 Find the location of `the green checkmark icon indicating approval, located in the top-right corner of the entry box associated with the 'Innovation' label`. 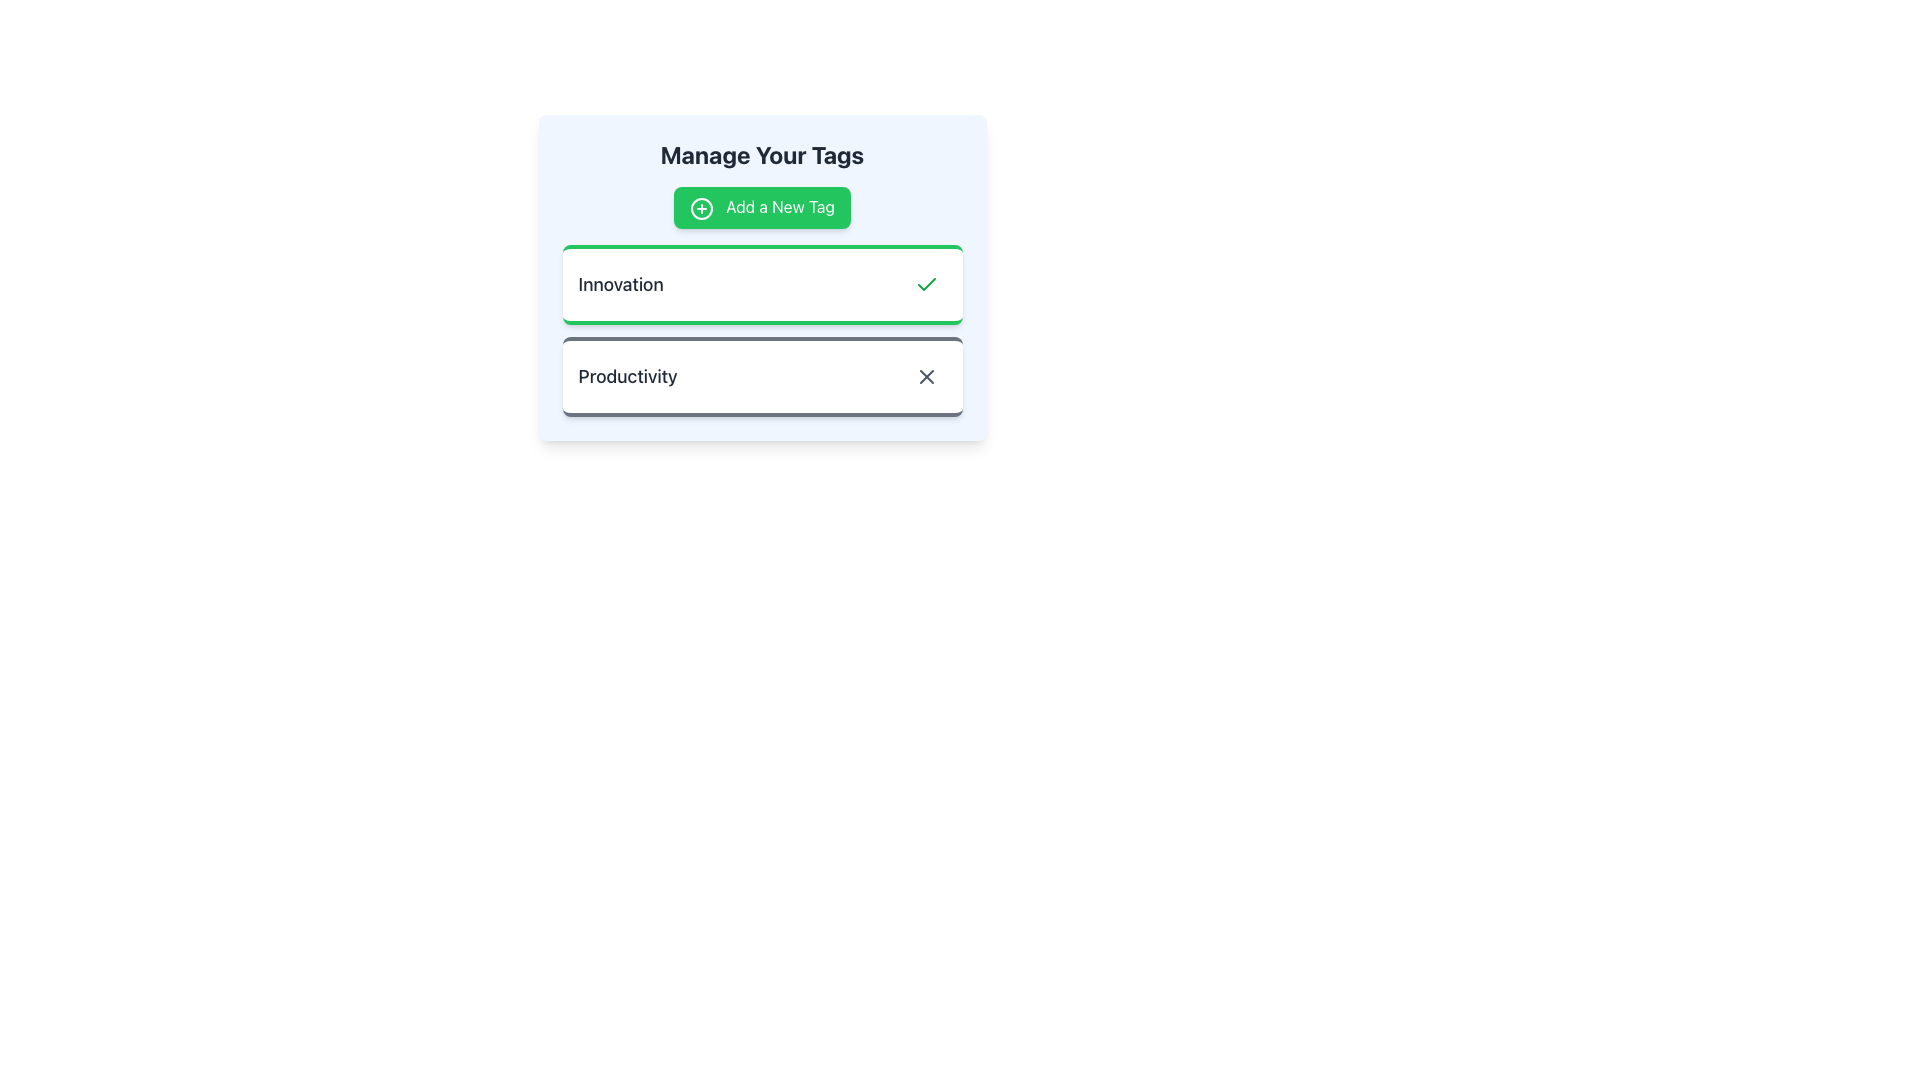

the green checkmark icon indicating approval, located in the top-right corner of the entry box associated with the 'Innovation' label is located at coordinates (925, 284).